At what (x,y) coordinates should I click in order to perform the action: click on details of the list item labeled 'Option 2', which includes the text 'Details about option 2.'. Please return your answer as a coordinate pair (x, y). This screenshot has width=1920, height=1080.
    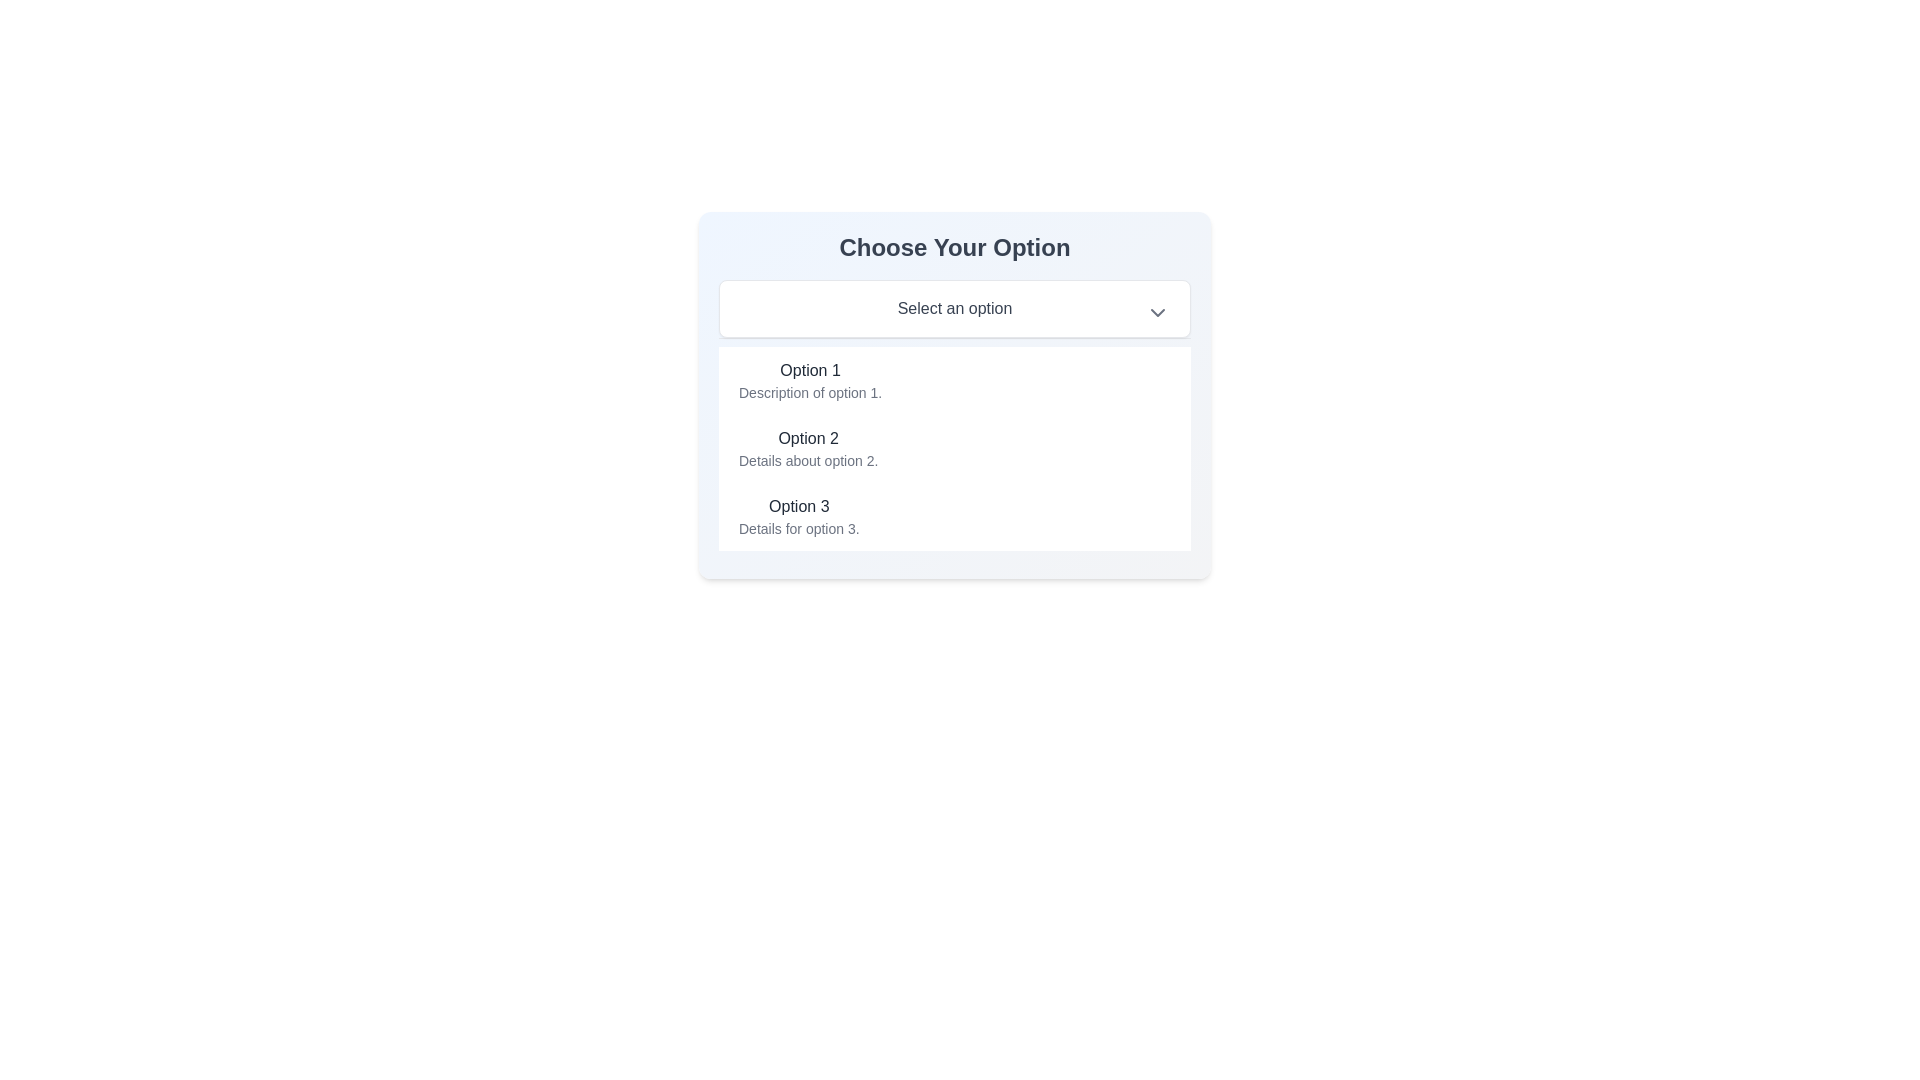
    Looking at the image, I should click on (808, 447).